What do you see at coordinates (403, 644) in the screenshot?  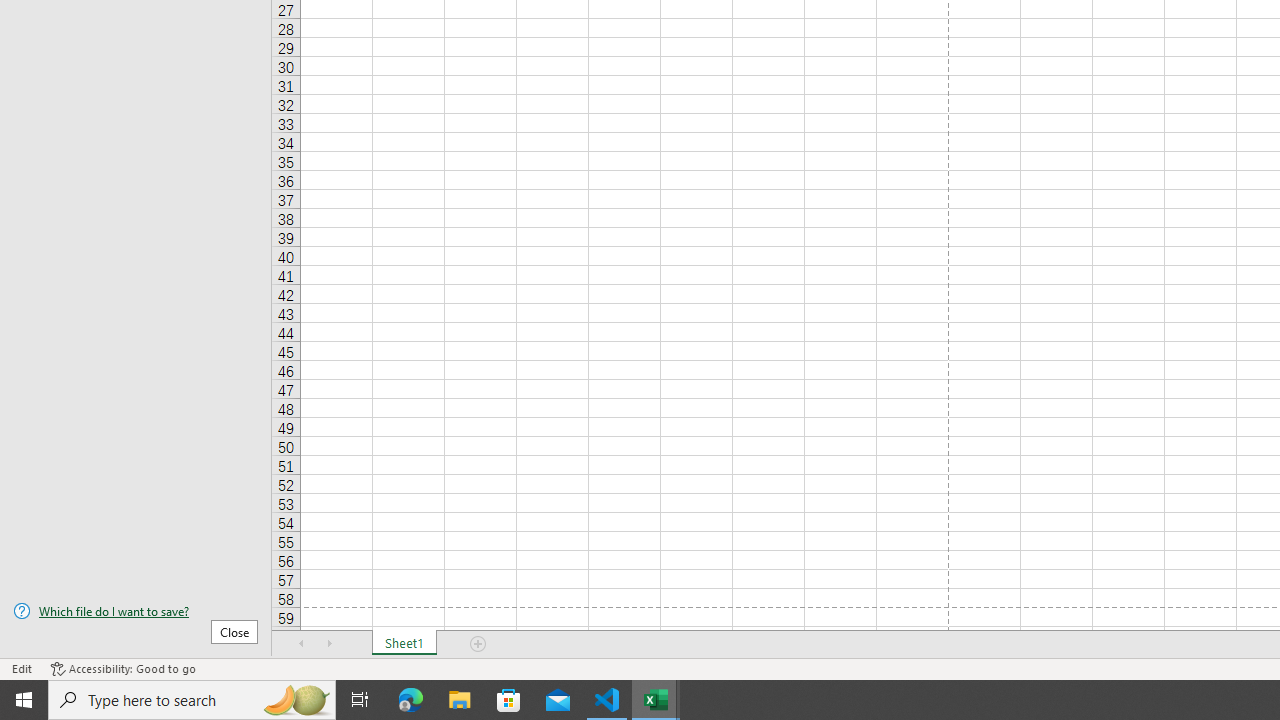 I see `'Sheet1'` at bounding box center [403, 644].